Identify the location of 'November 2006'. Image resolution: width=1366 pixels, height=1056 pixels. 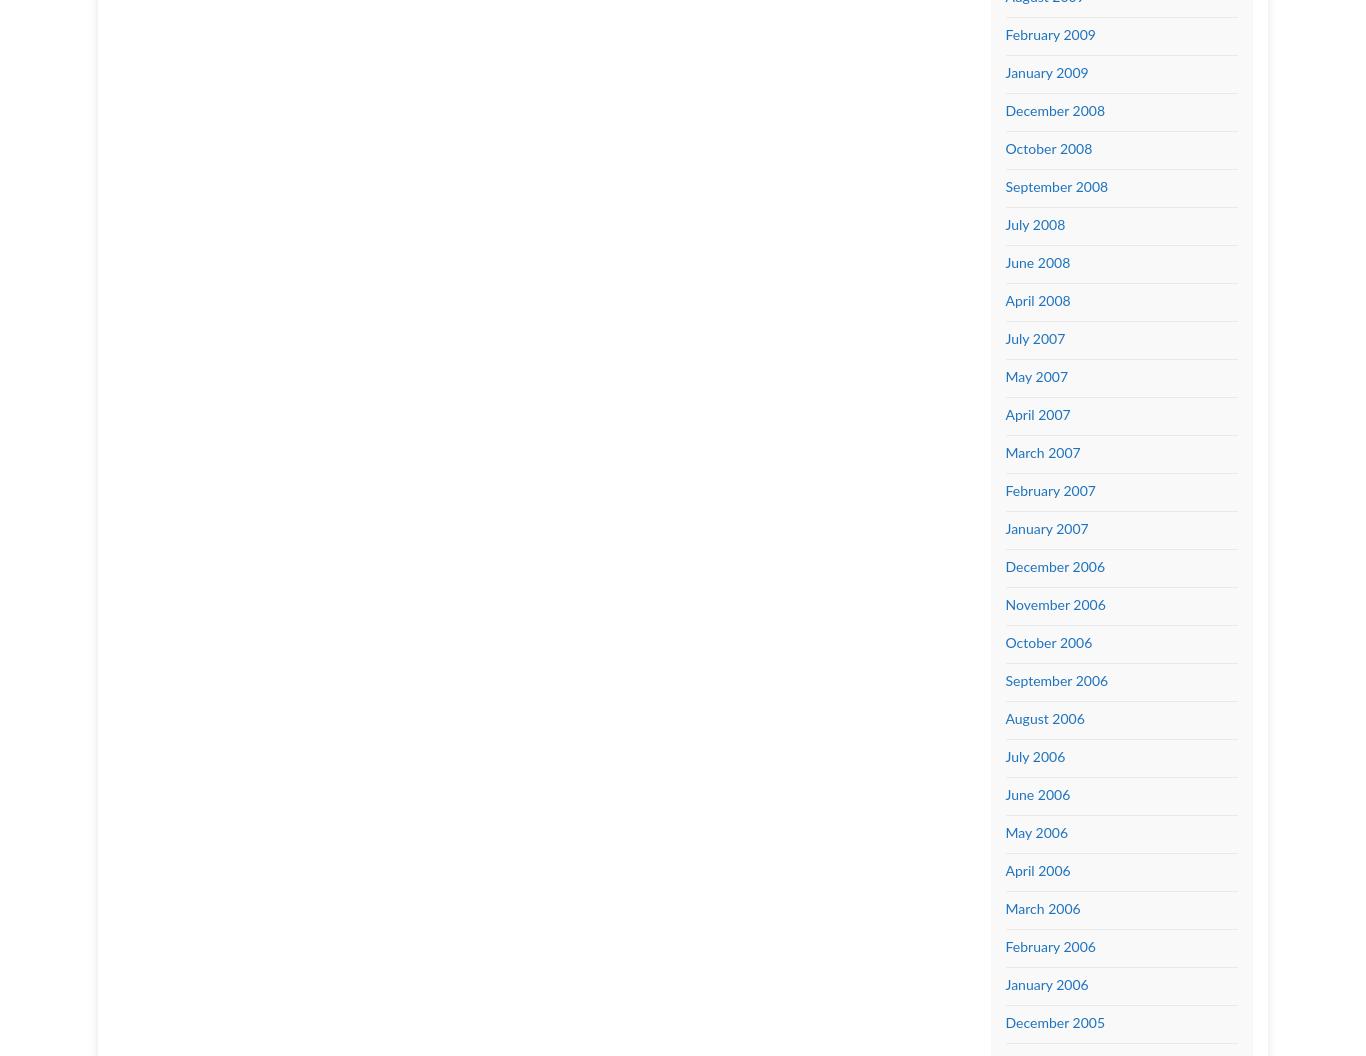
(1004, 603).